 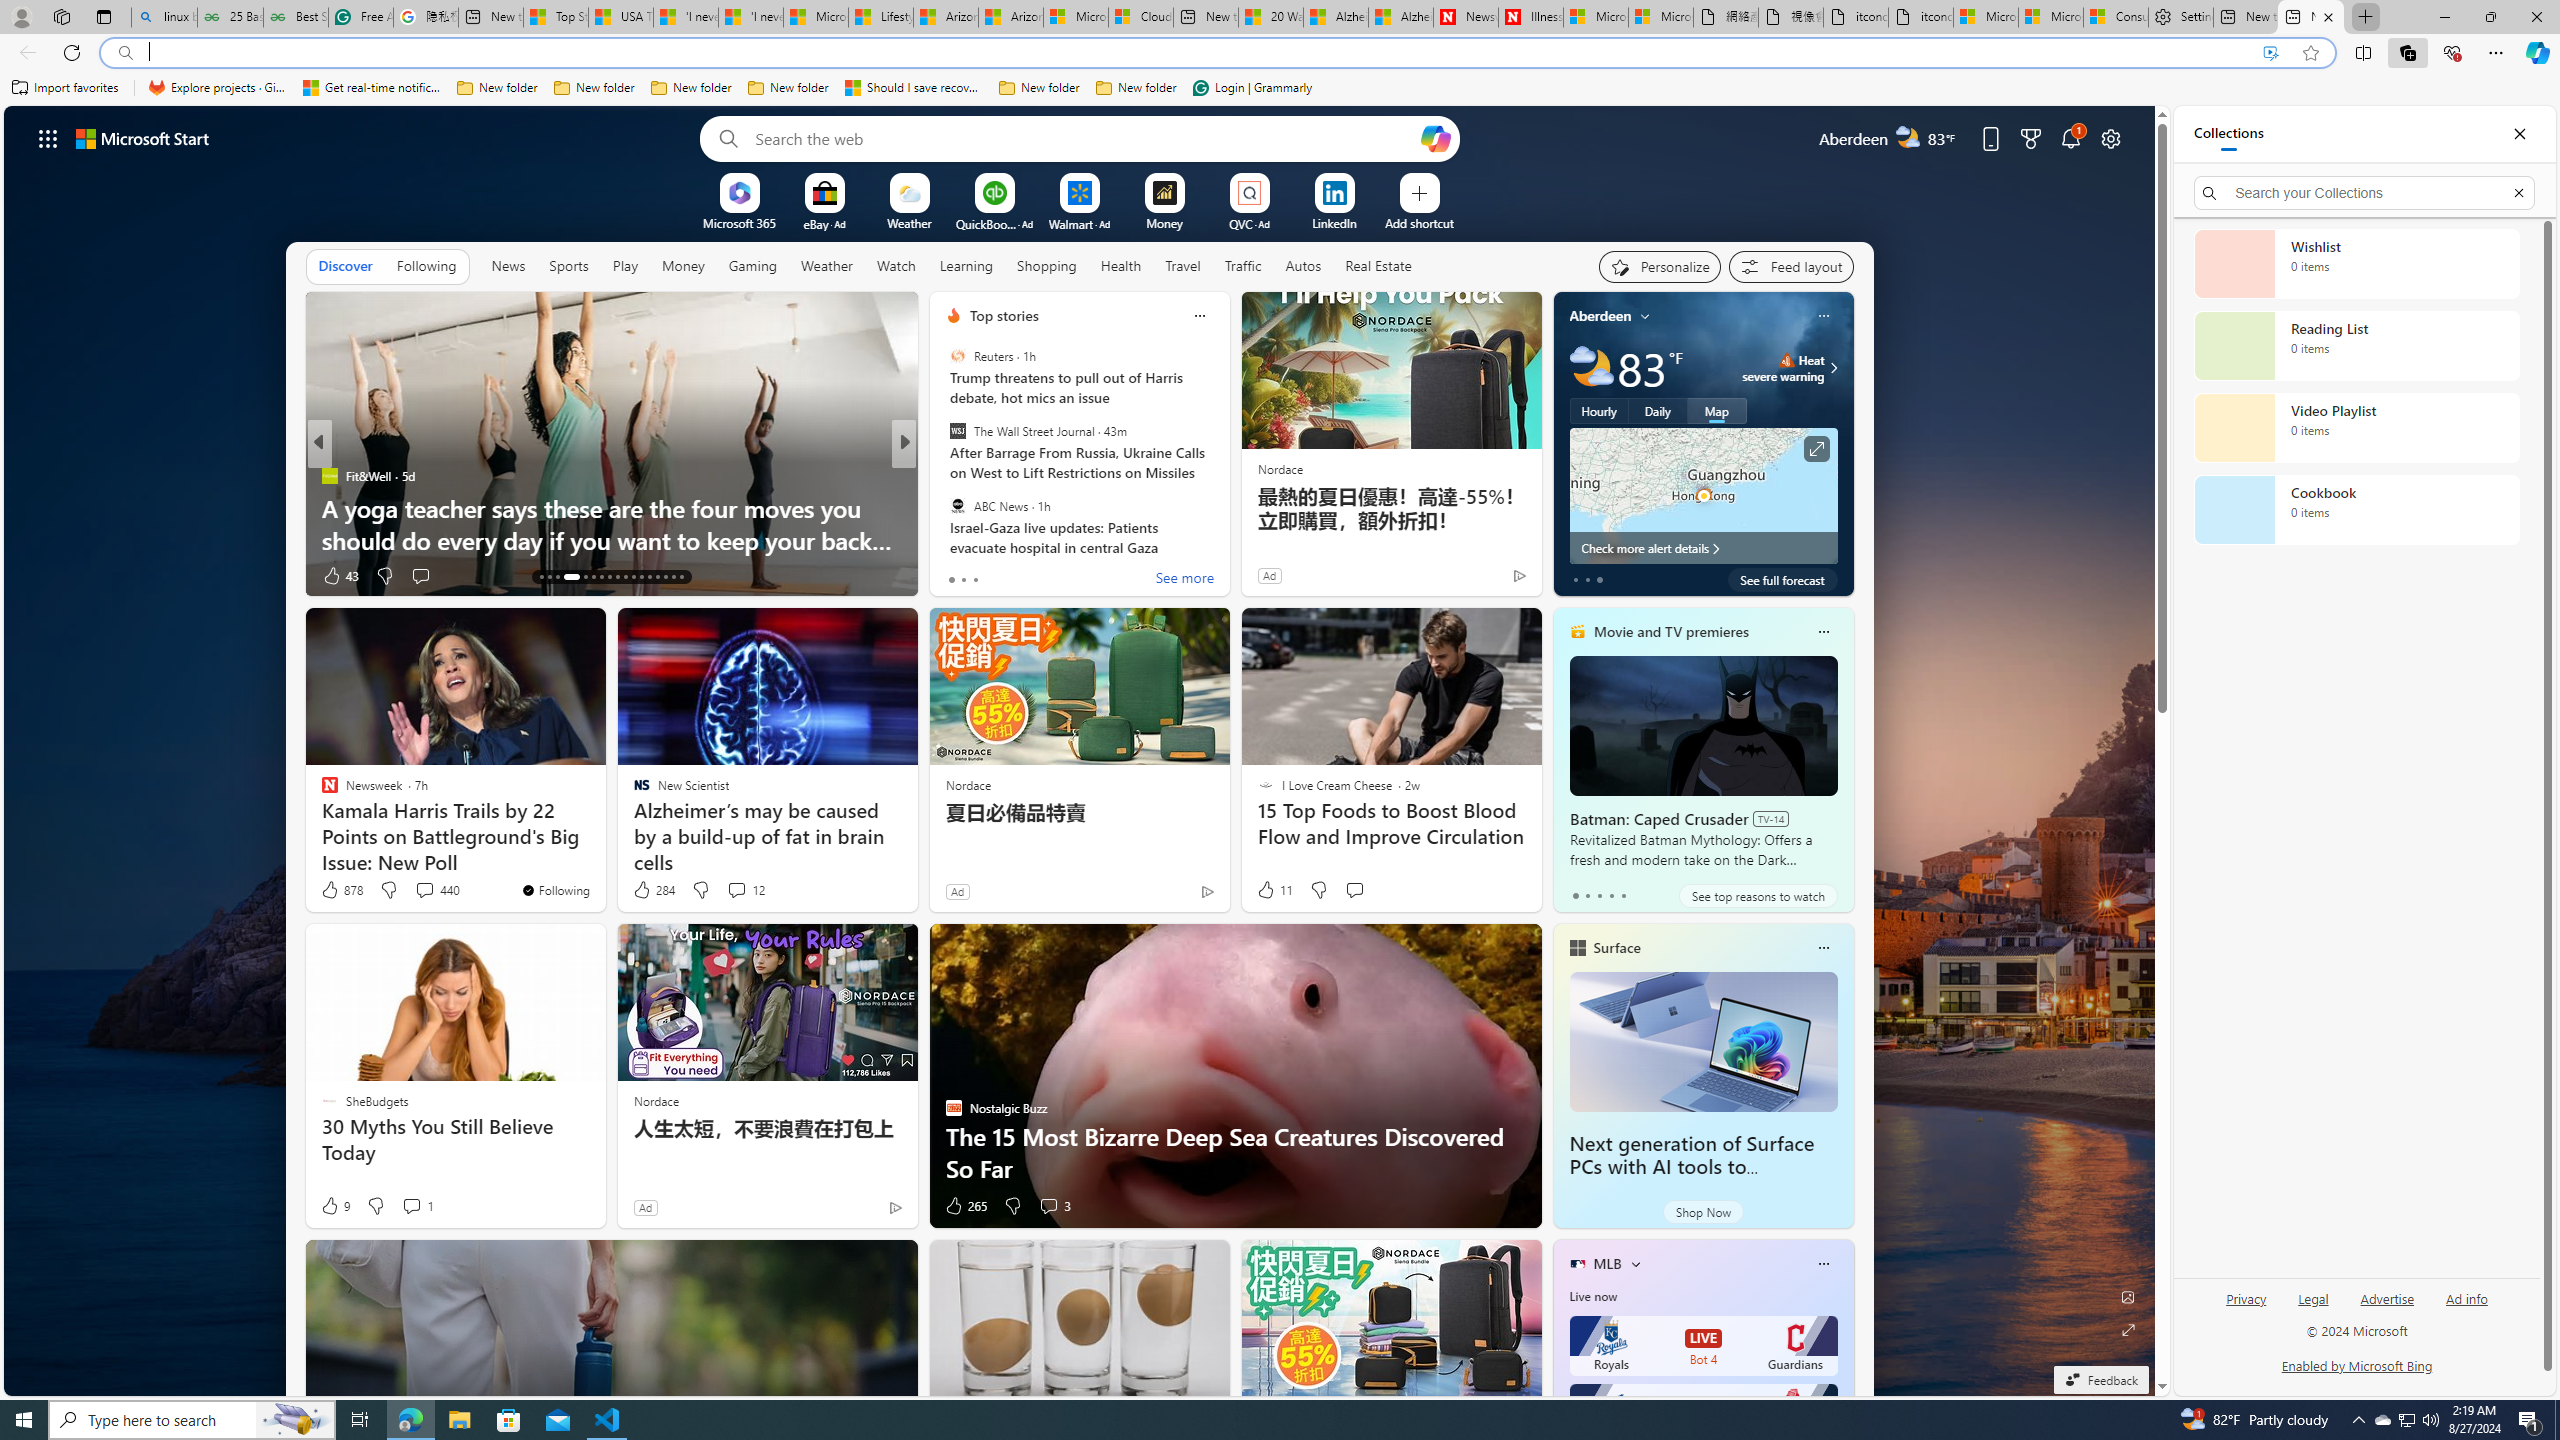 What do you see at coordinates (1047, 1206) in the screenshot?
I see `'View comments 3 Comment'` at bounding box center [1047, 1206].